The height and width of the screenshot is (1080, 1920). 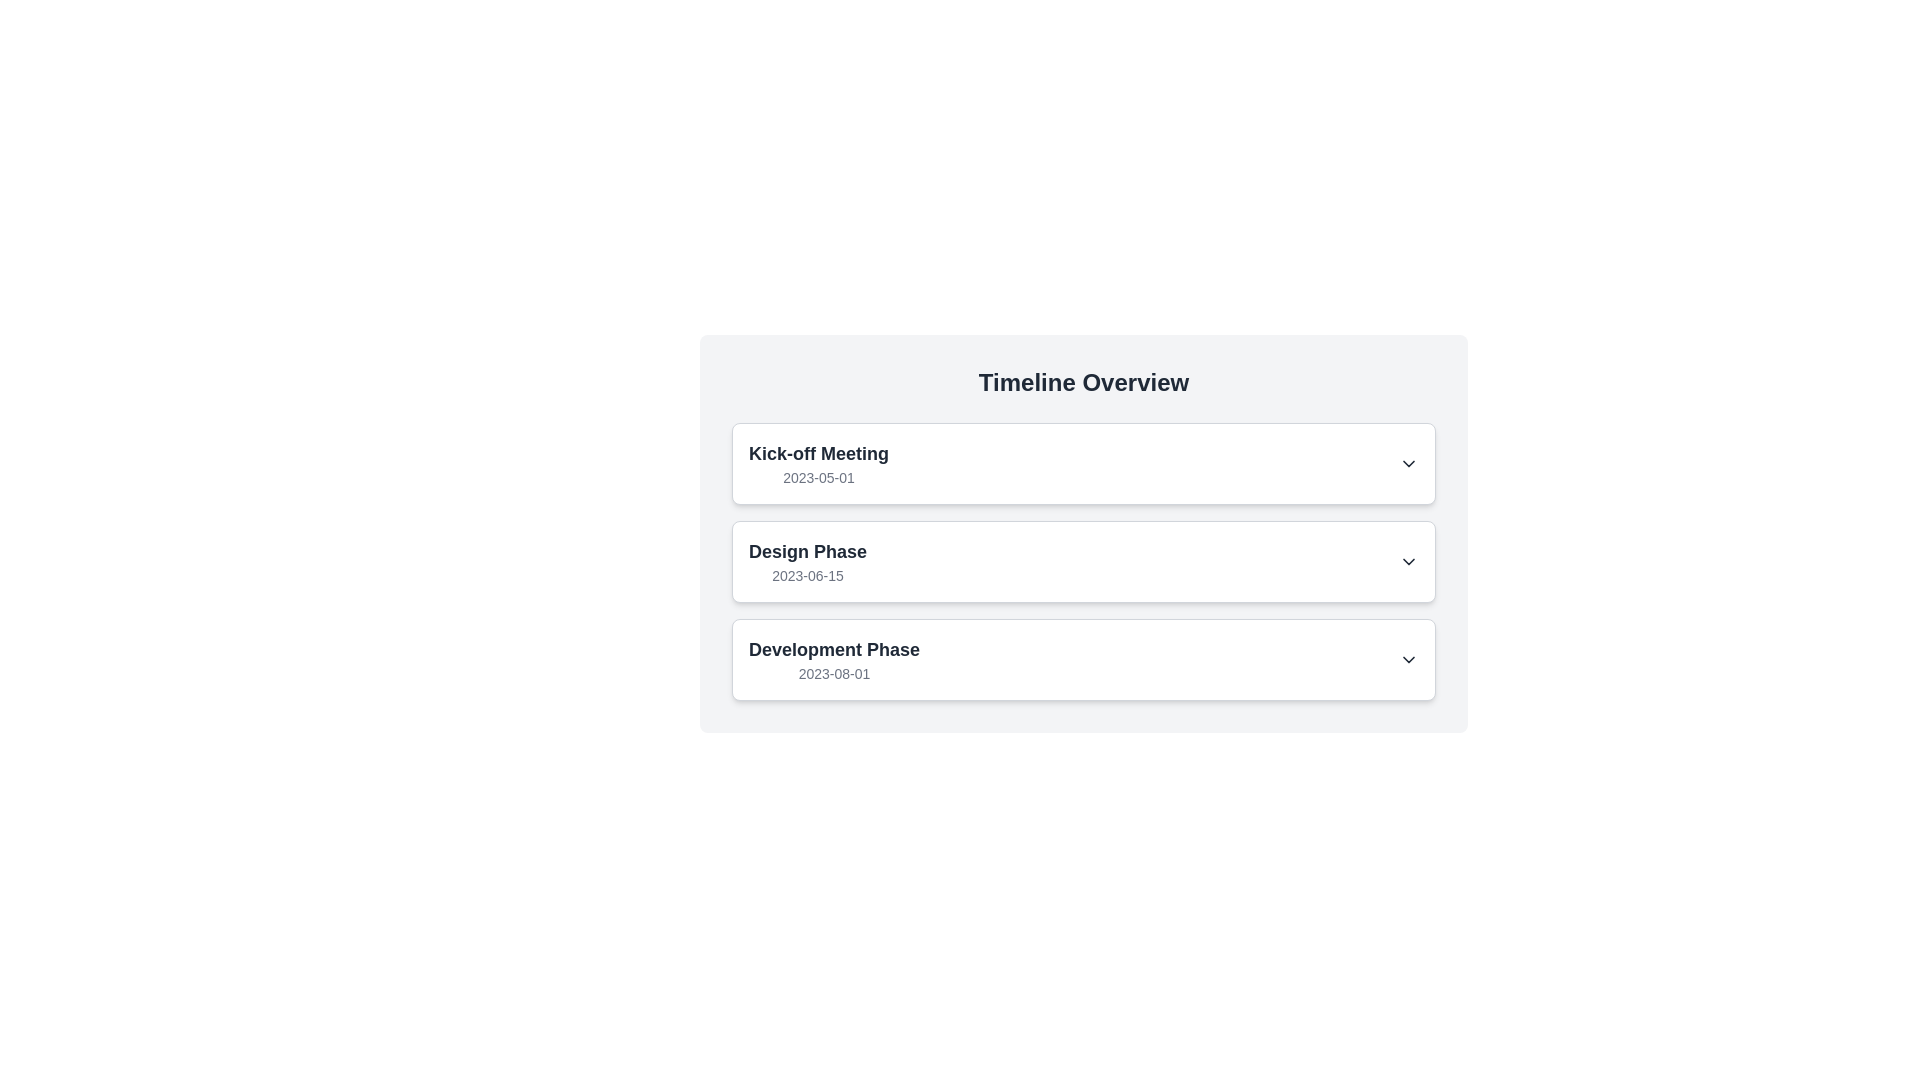 I want to click on the down chevron icon styled with a black stroke, located at the right side of the 'Kick-off Meeting' item, so click(x=1408, y=463).